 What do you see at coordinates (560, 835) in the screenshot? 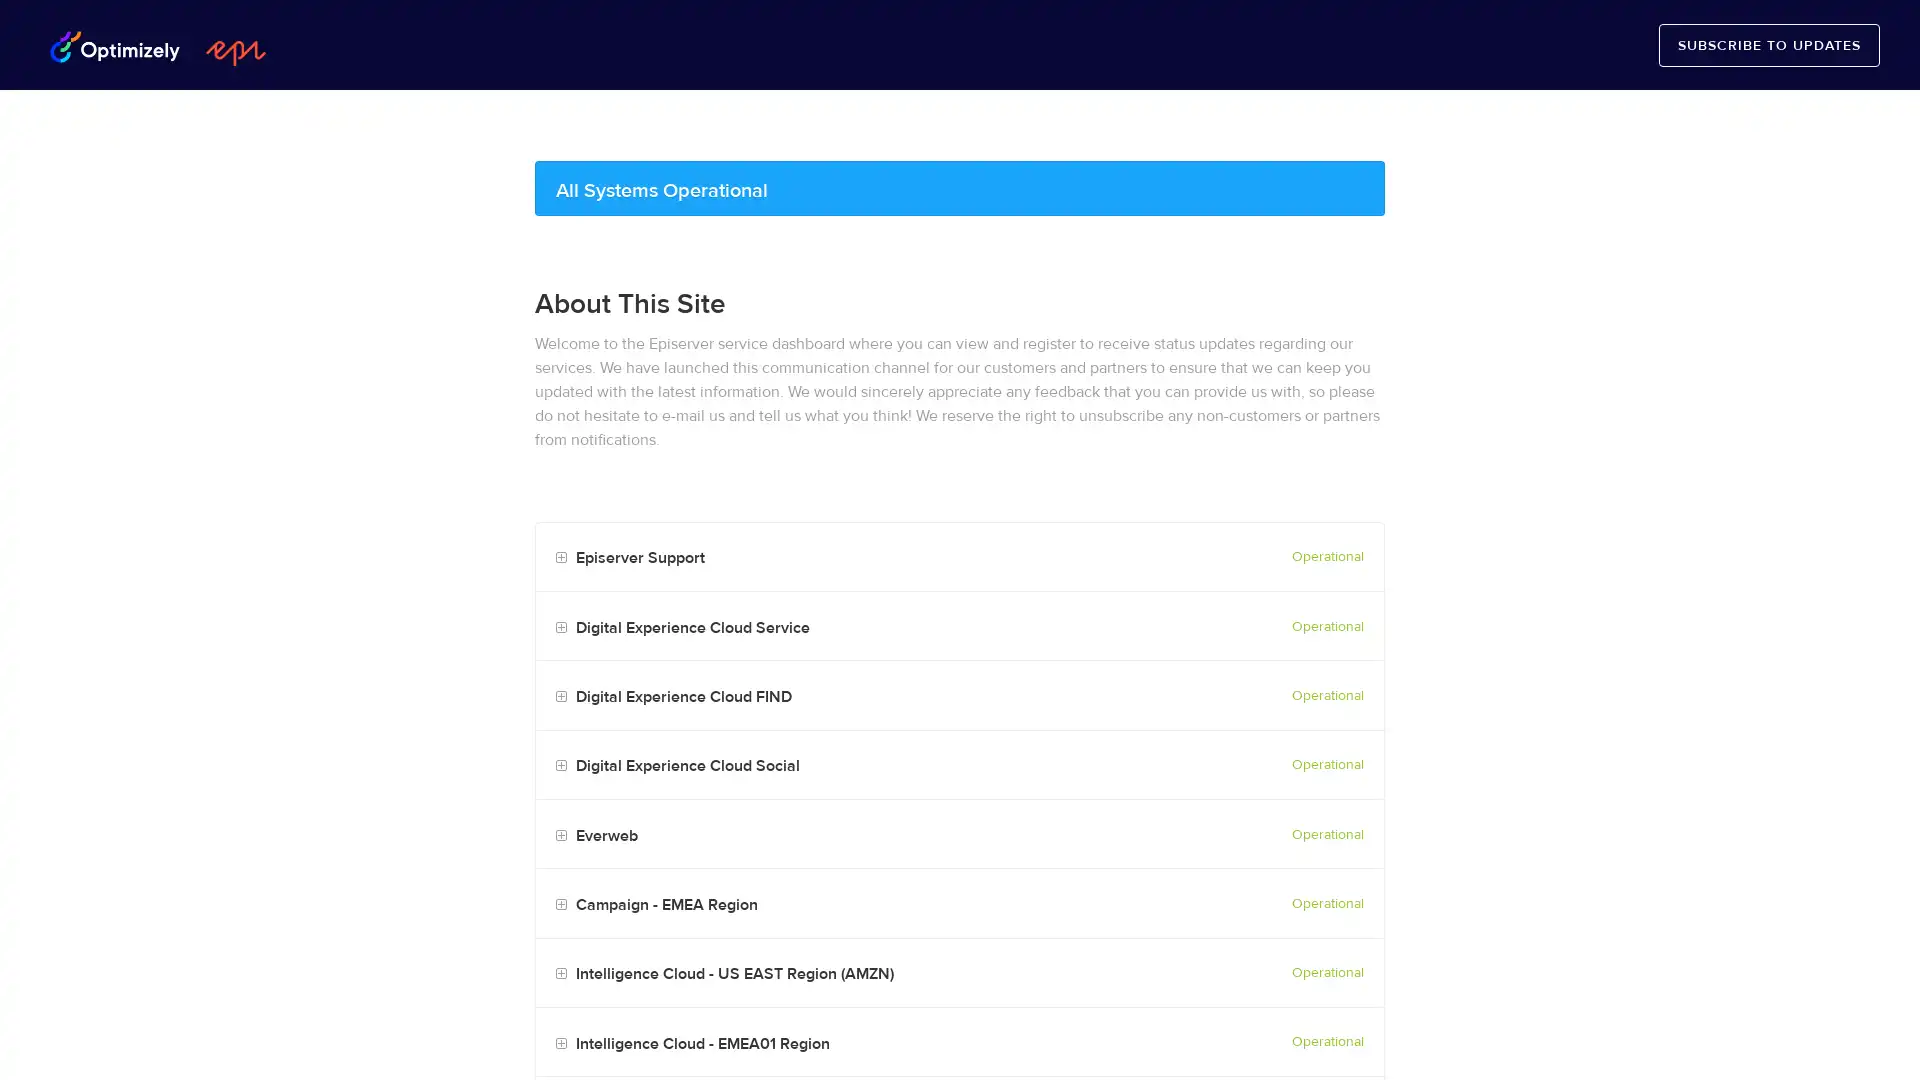
I see `Toggle Everweb` at bounding box center [560, 835].